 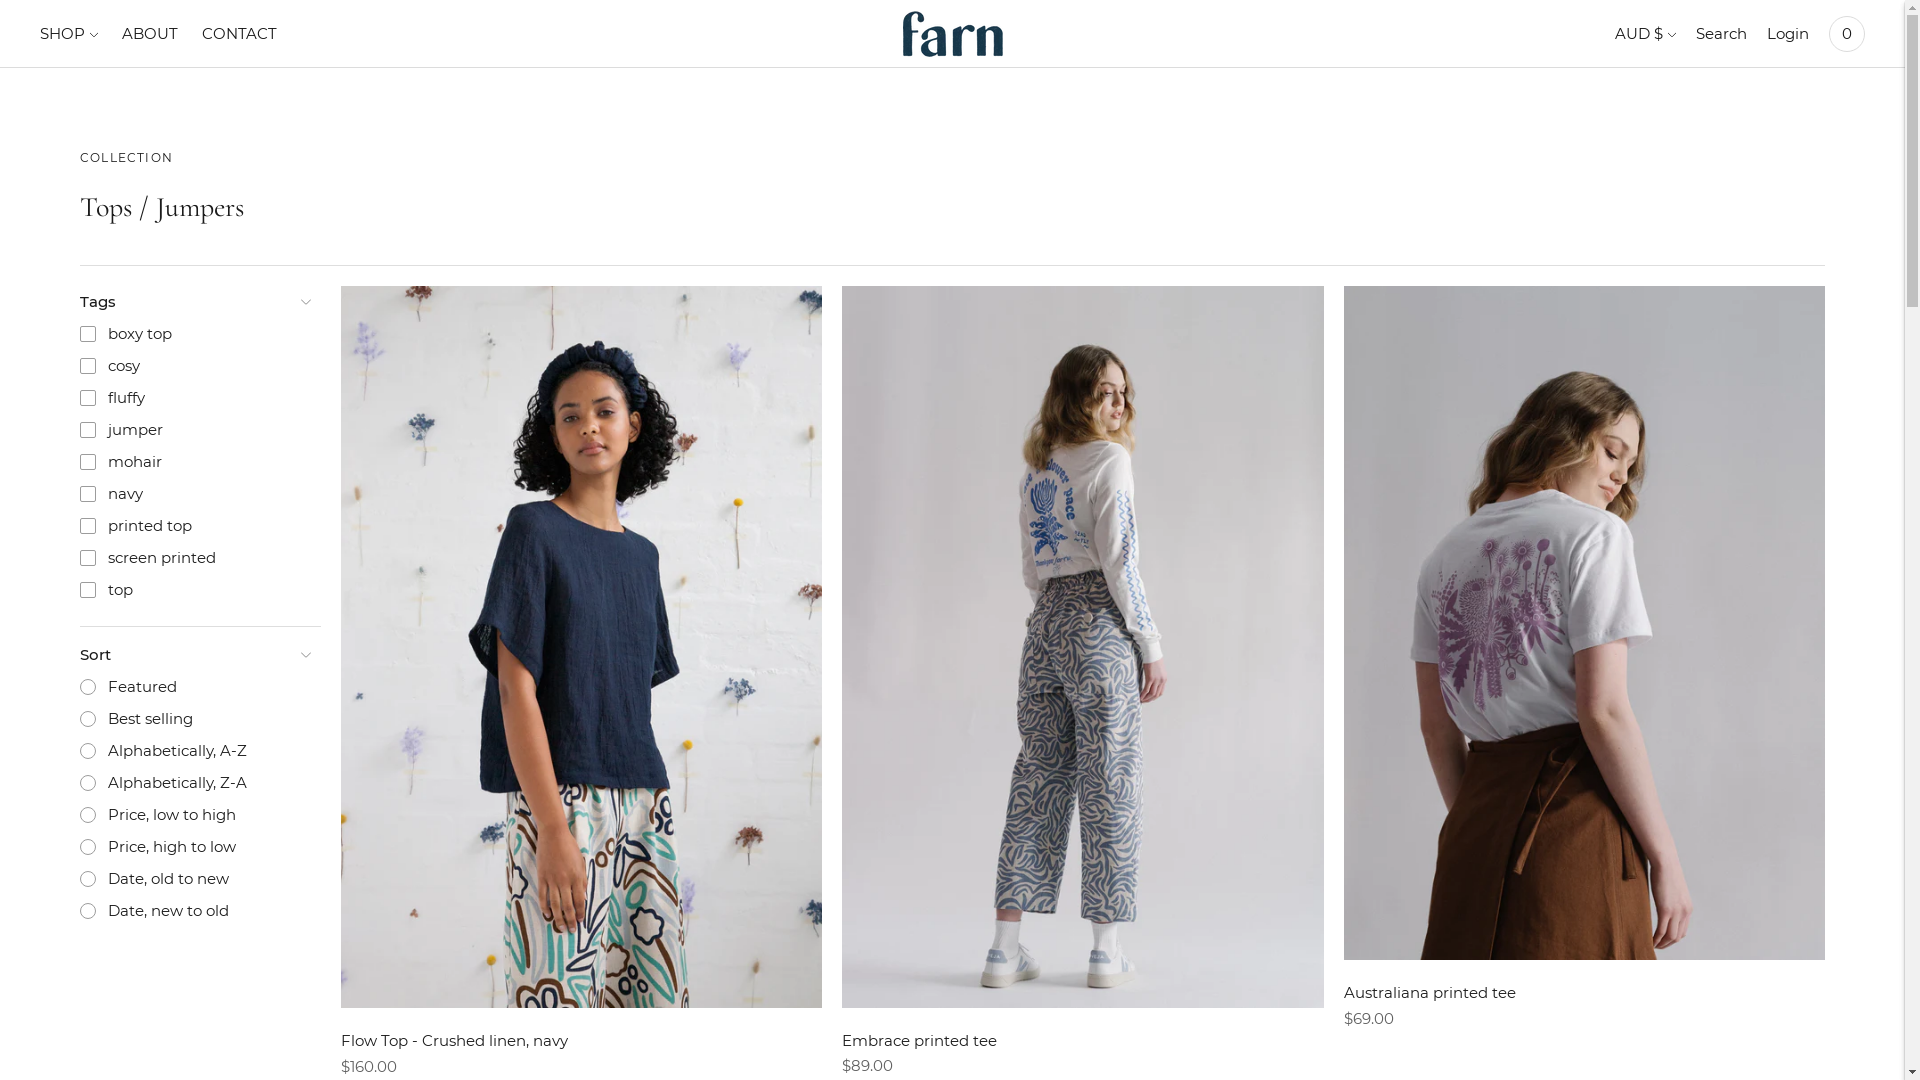 What do you see at coordinates (1766, 34) in the screenshot?
I see `'Login'` at bounding box center [1766, 34].